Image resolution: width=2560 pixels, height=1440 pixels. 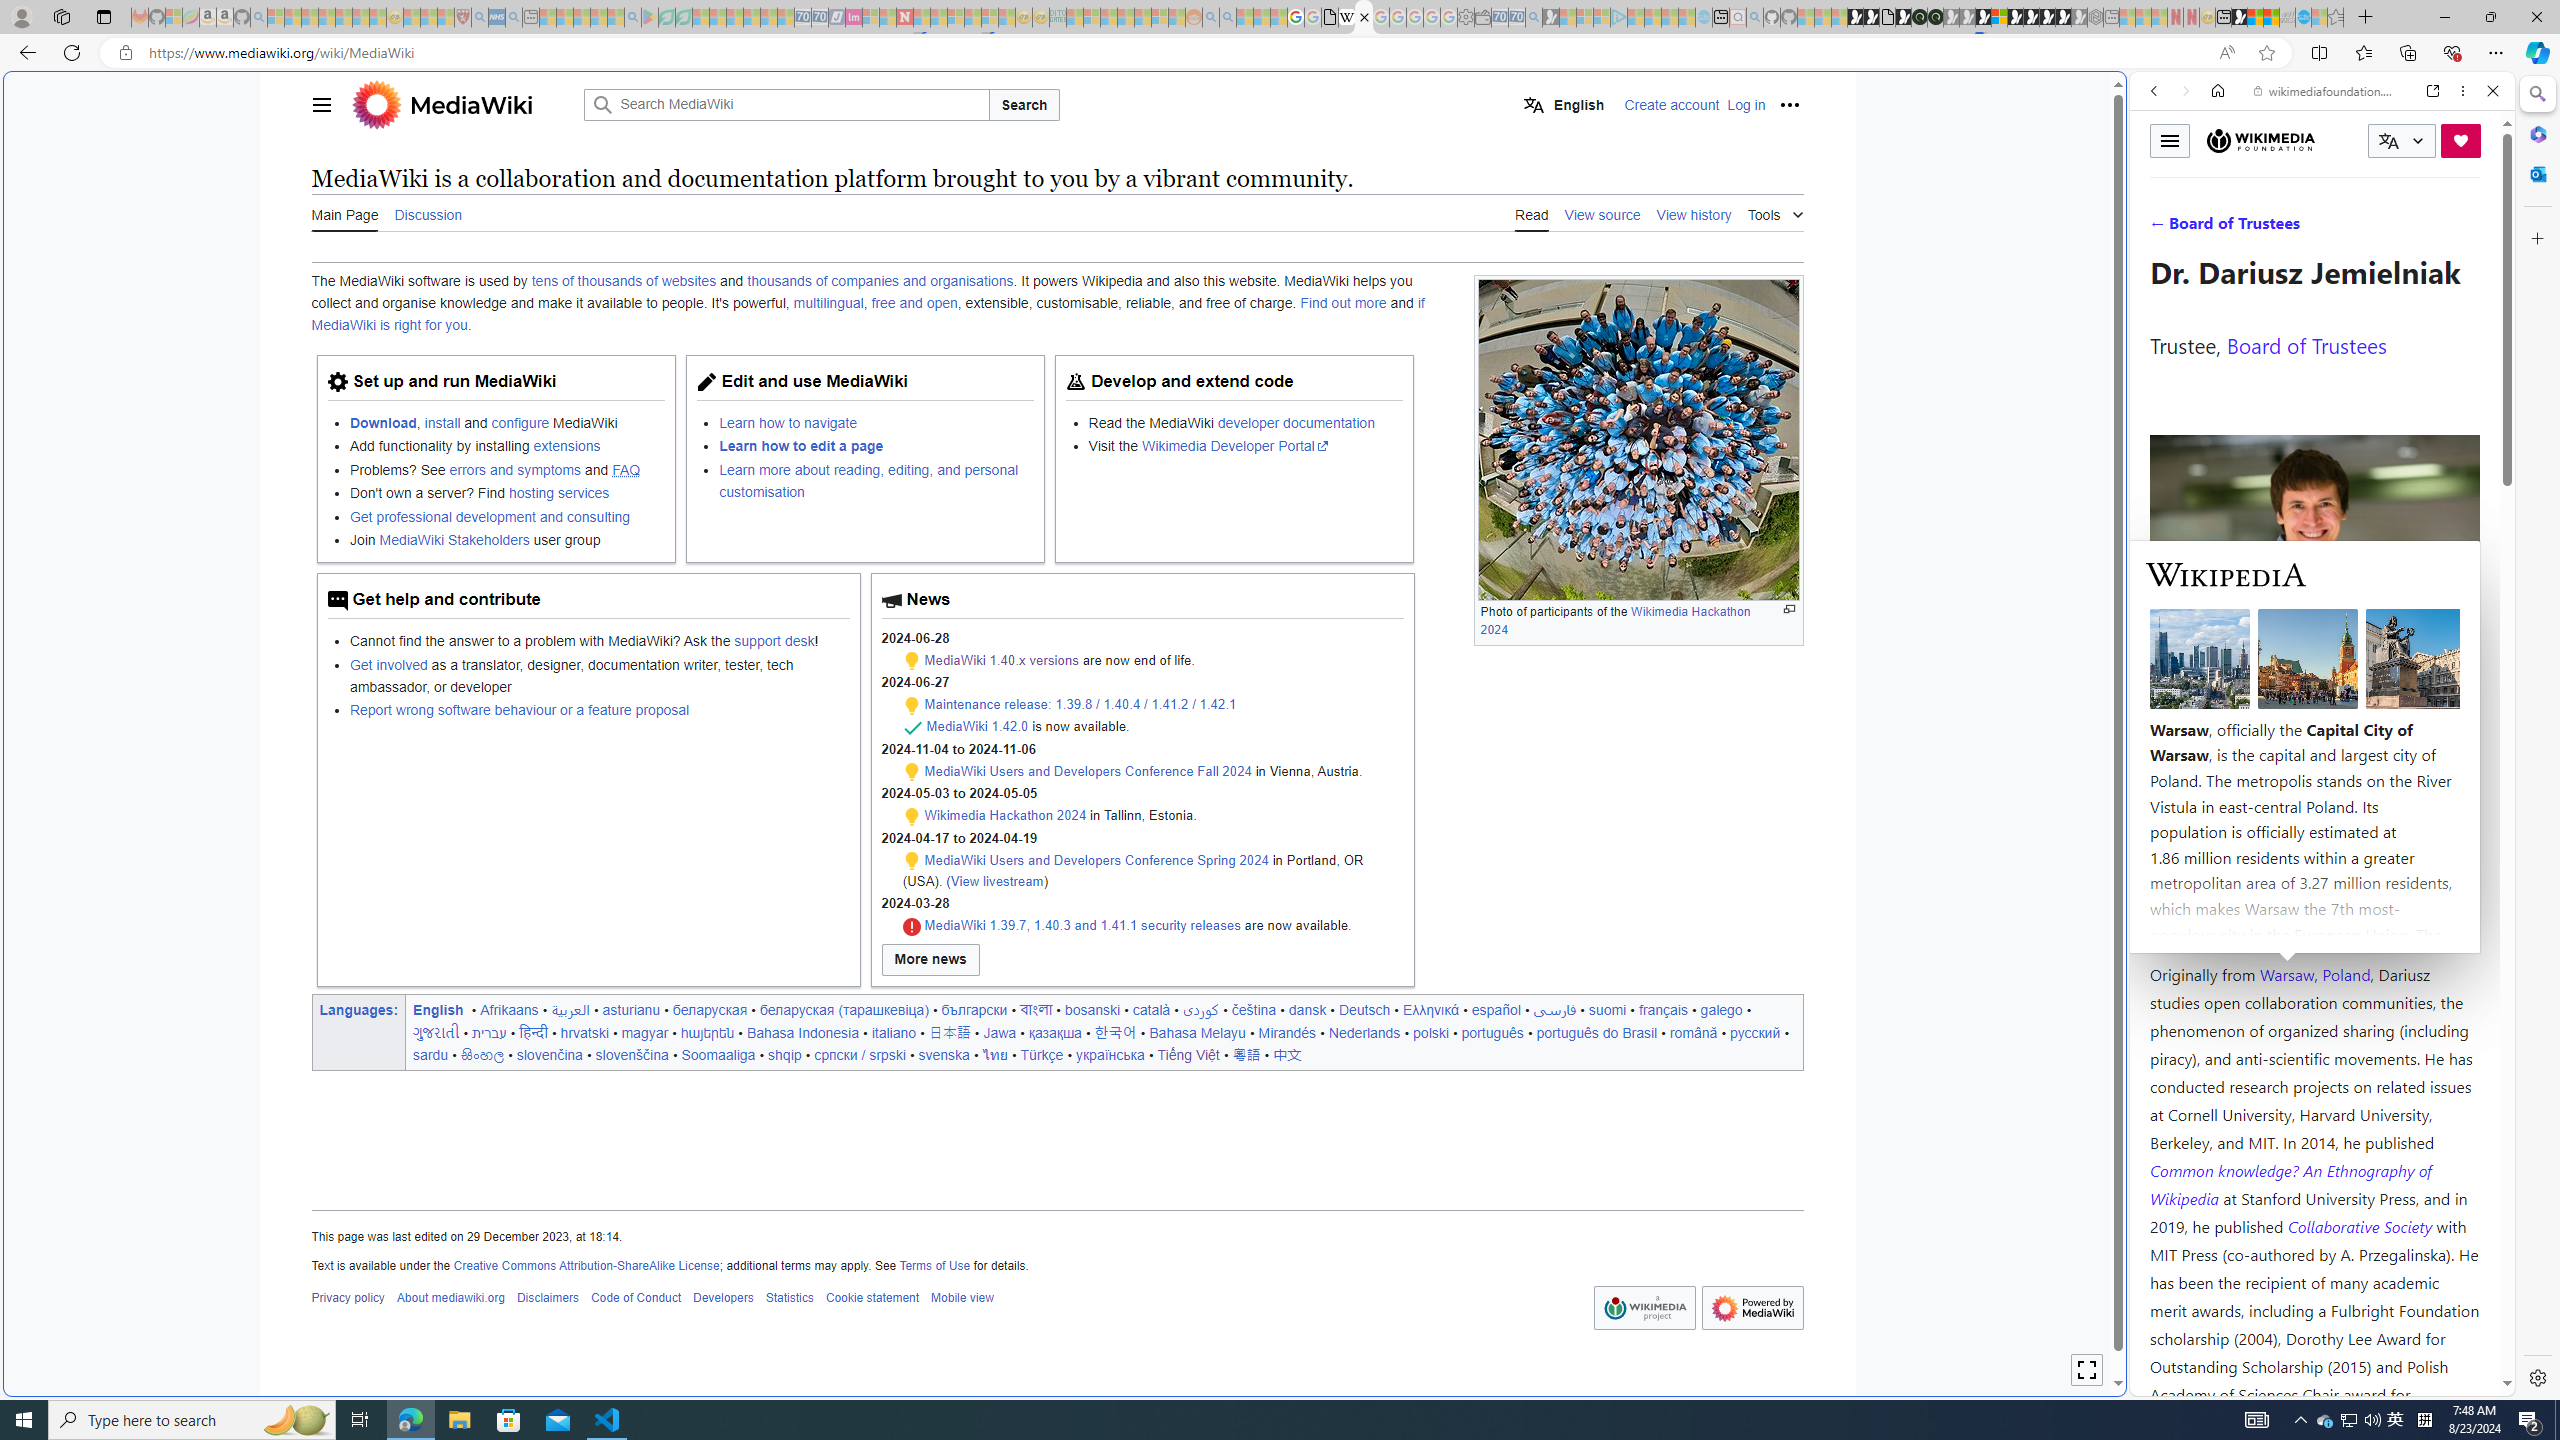 What do you see at coordinates (921, 16) in the screenshot?
I see `'Trusted Community Engagement and Contributions | Guidelines'` at bounding box center [921, 16].